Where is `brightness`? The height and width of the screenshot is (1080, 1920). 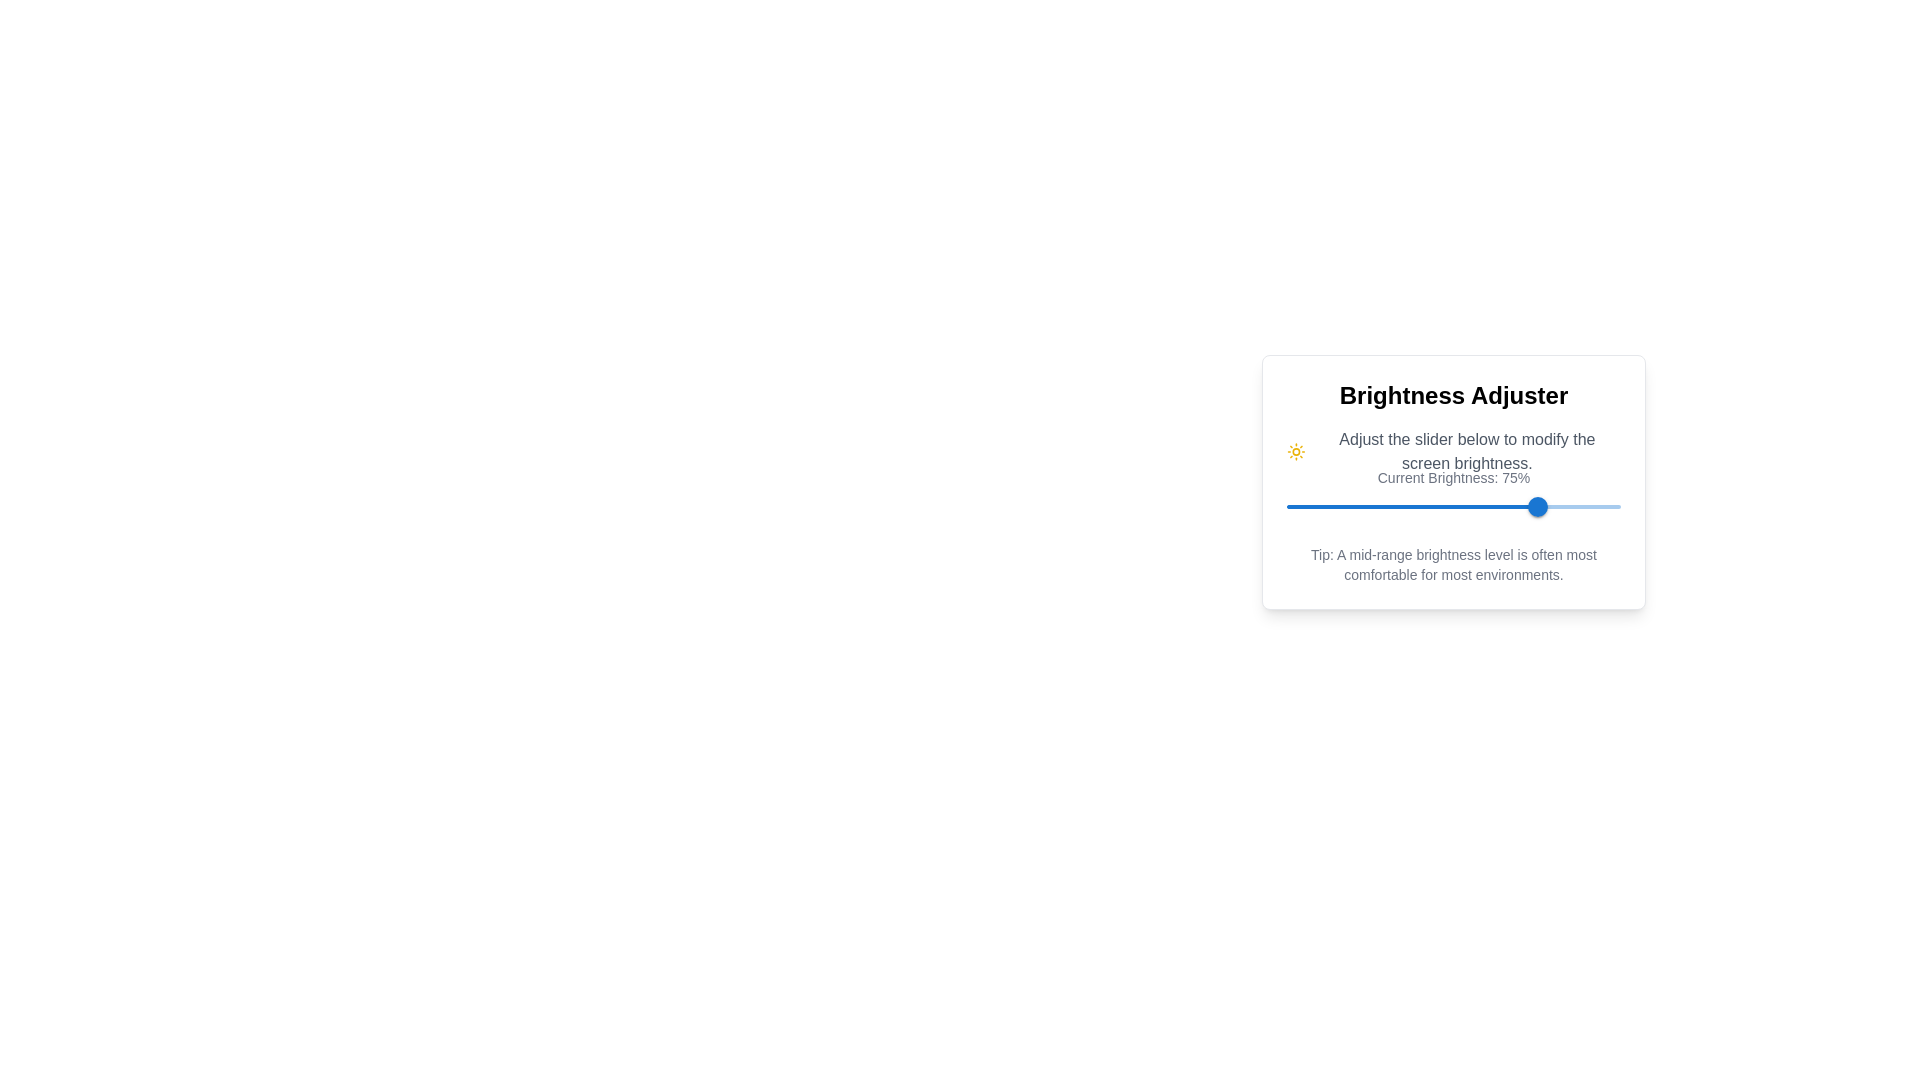
brightness is located at coordinates (1568, 505).